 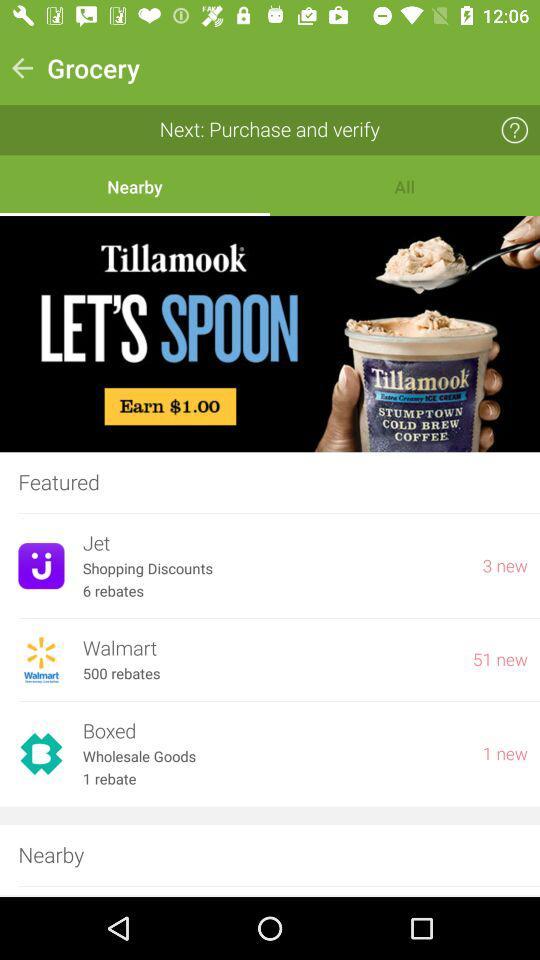 What do you see at coordinates (272, 730) in the screenshot?
I see `icon next to 1 new item` at bounding box center [272, 730].